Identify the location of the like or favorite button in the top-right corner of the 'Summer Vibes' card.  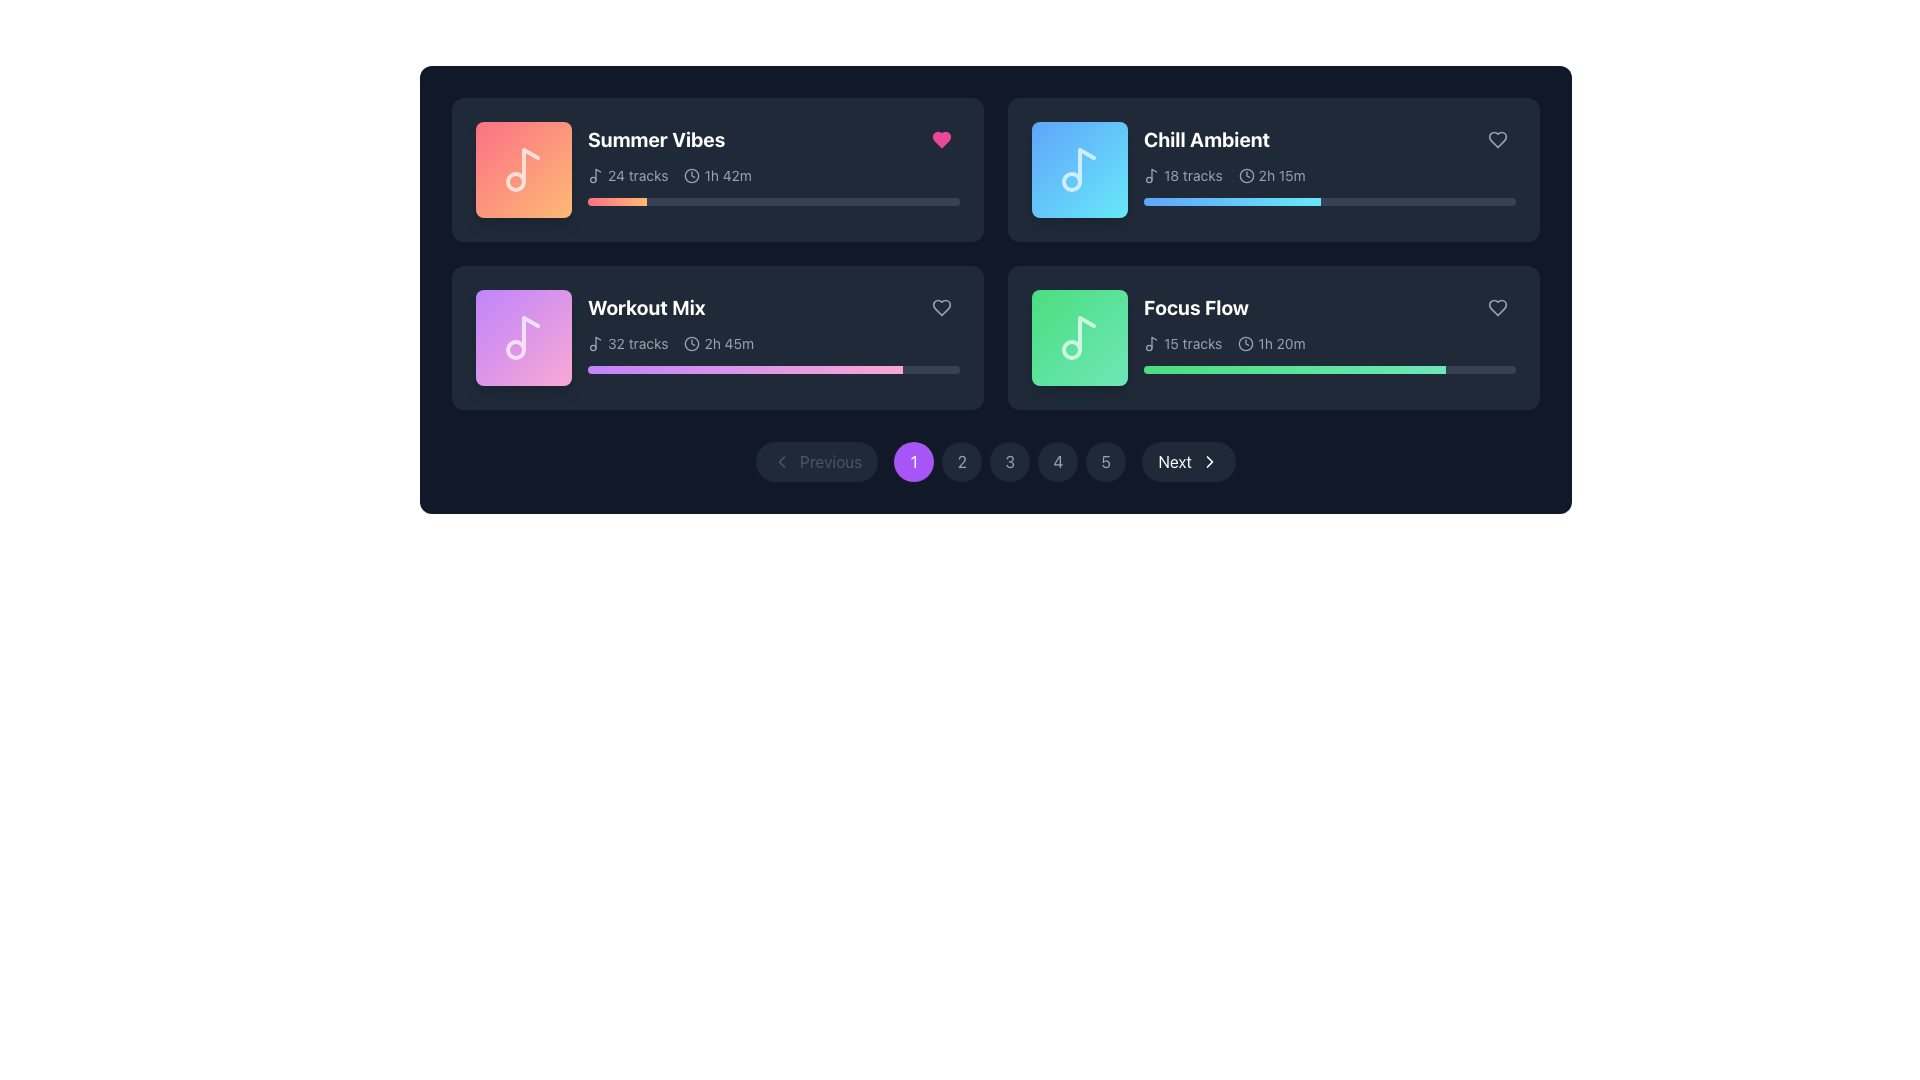
(940, 138).